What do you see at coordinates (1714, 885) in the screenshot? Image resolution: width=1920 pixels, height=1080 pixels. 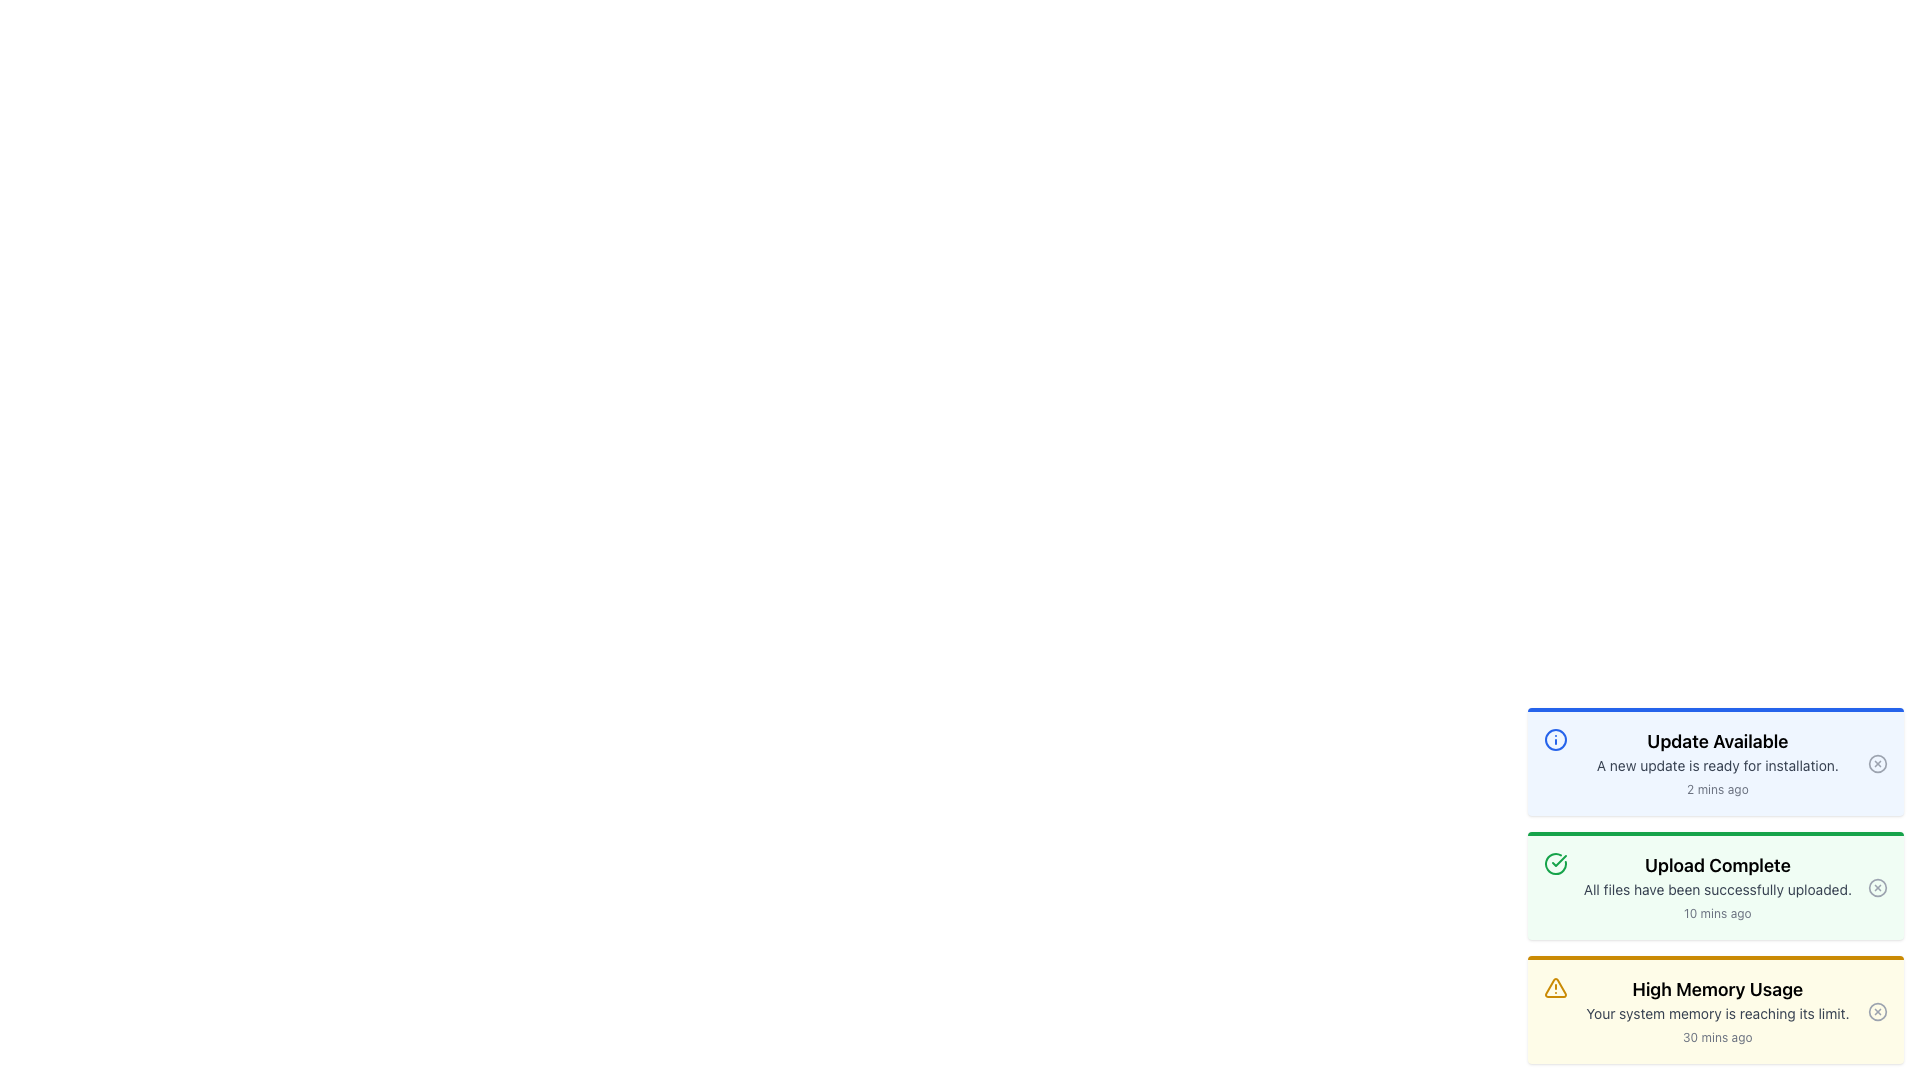 I see `the Notification box that indicates the upload process has completed successfully, located between the 'Update Available' and 'High Memory Usage' notifications in the bottom-right corner of the interface` at bounding box center [1714, 885].